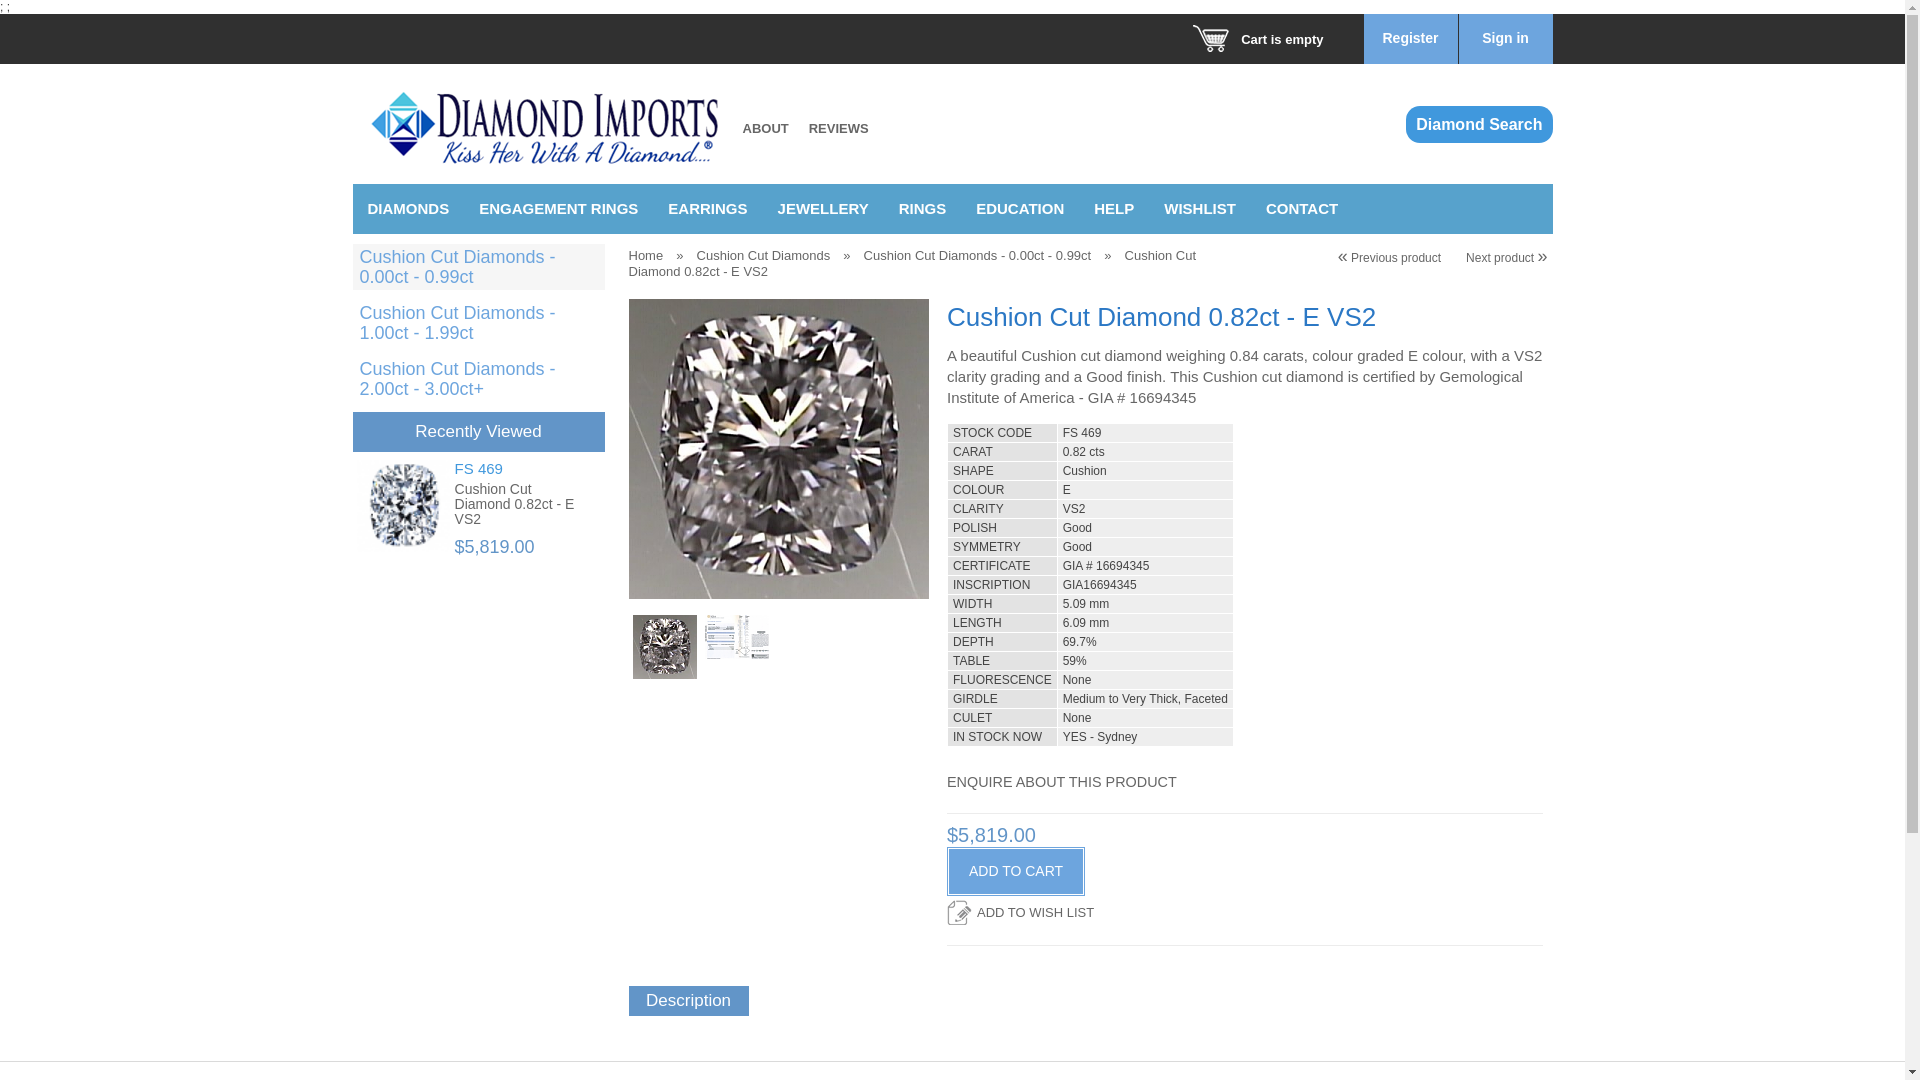 The height and width of the screenshot is (1080, 1920). What do you see at coordinates (921, 208) in the screenshot?
I see `'RINGS'` at bounding box center [921, 208].